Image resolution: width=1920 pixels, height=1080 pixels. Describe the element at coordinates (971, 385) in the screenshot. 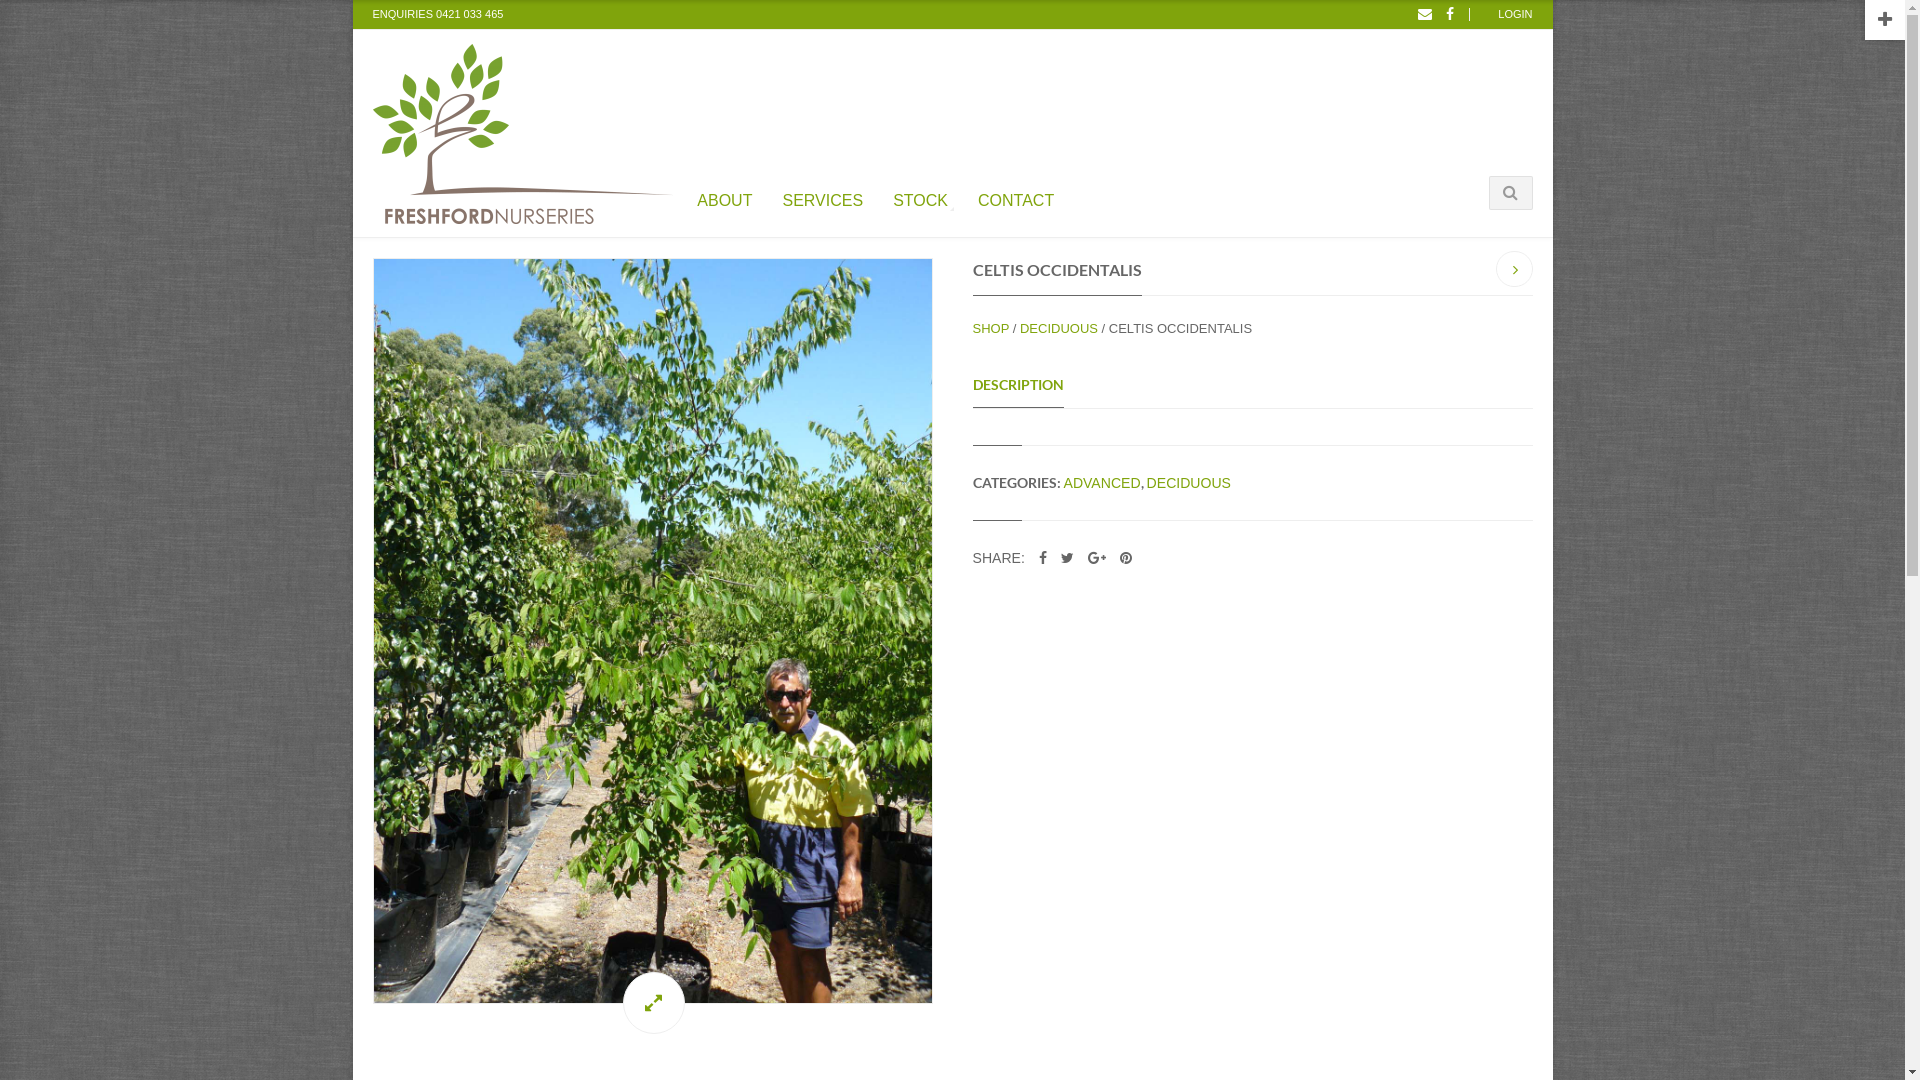

I see `'DESCRIPTION'` at that location.